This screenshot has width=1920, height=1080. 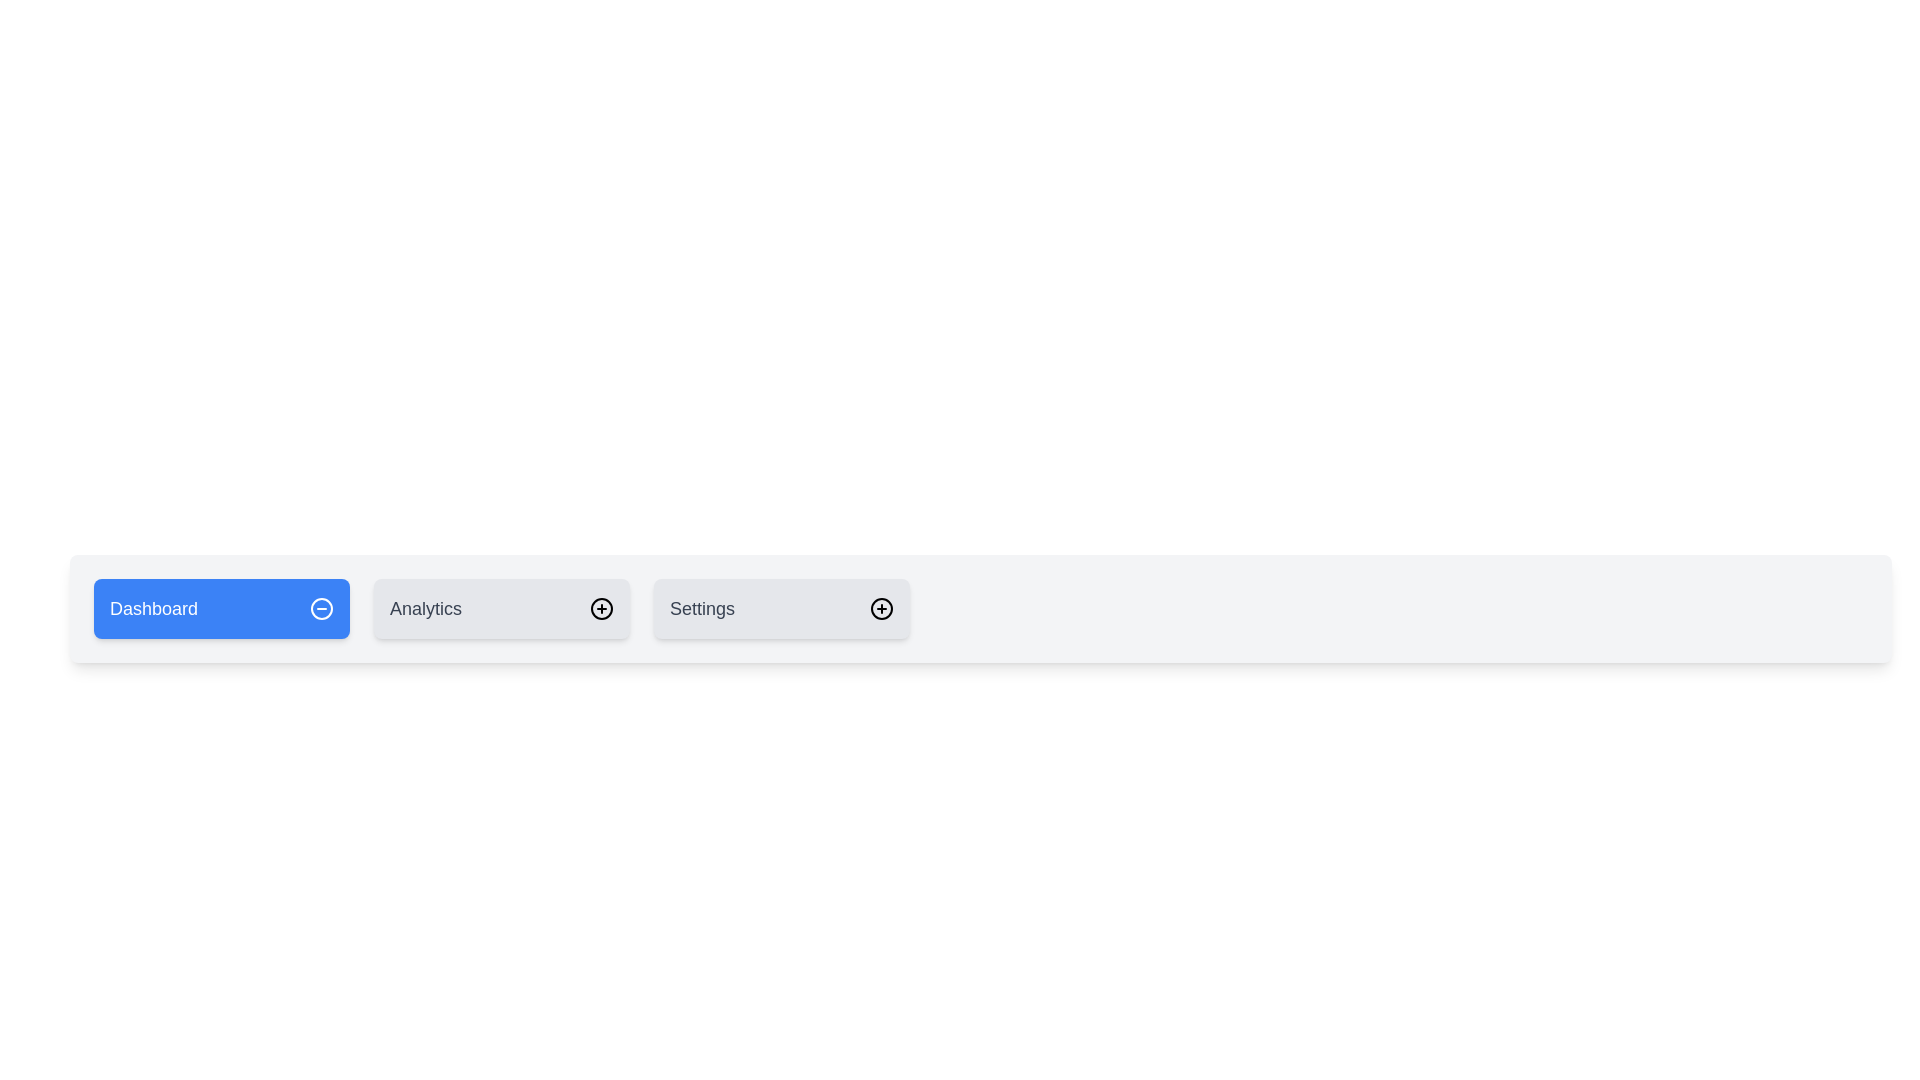 What do you see at coordinates (321, 608) in the screenshot?
I see `the circular icon located on the rightmost side of the 'Dashboard' option in the navigation row, which indicates additional options or toggles a feature` at bounding box center [321, 608].